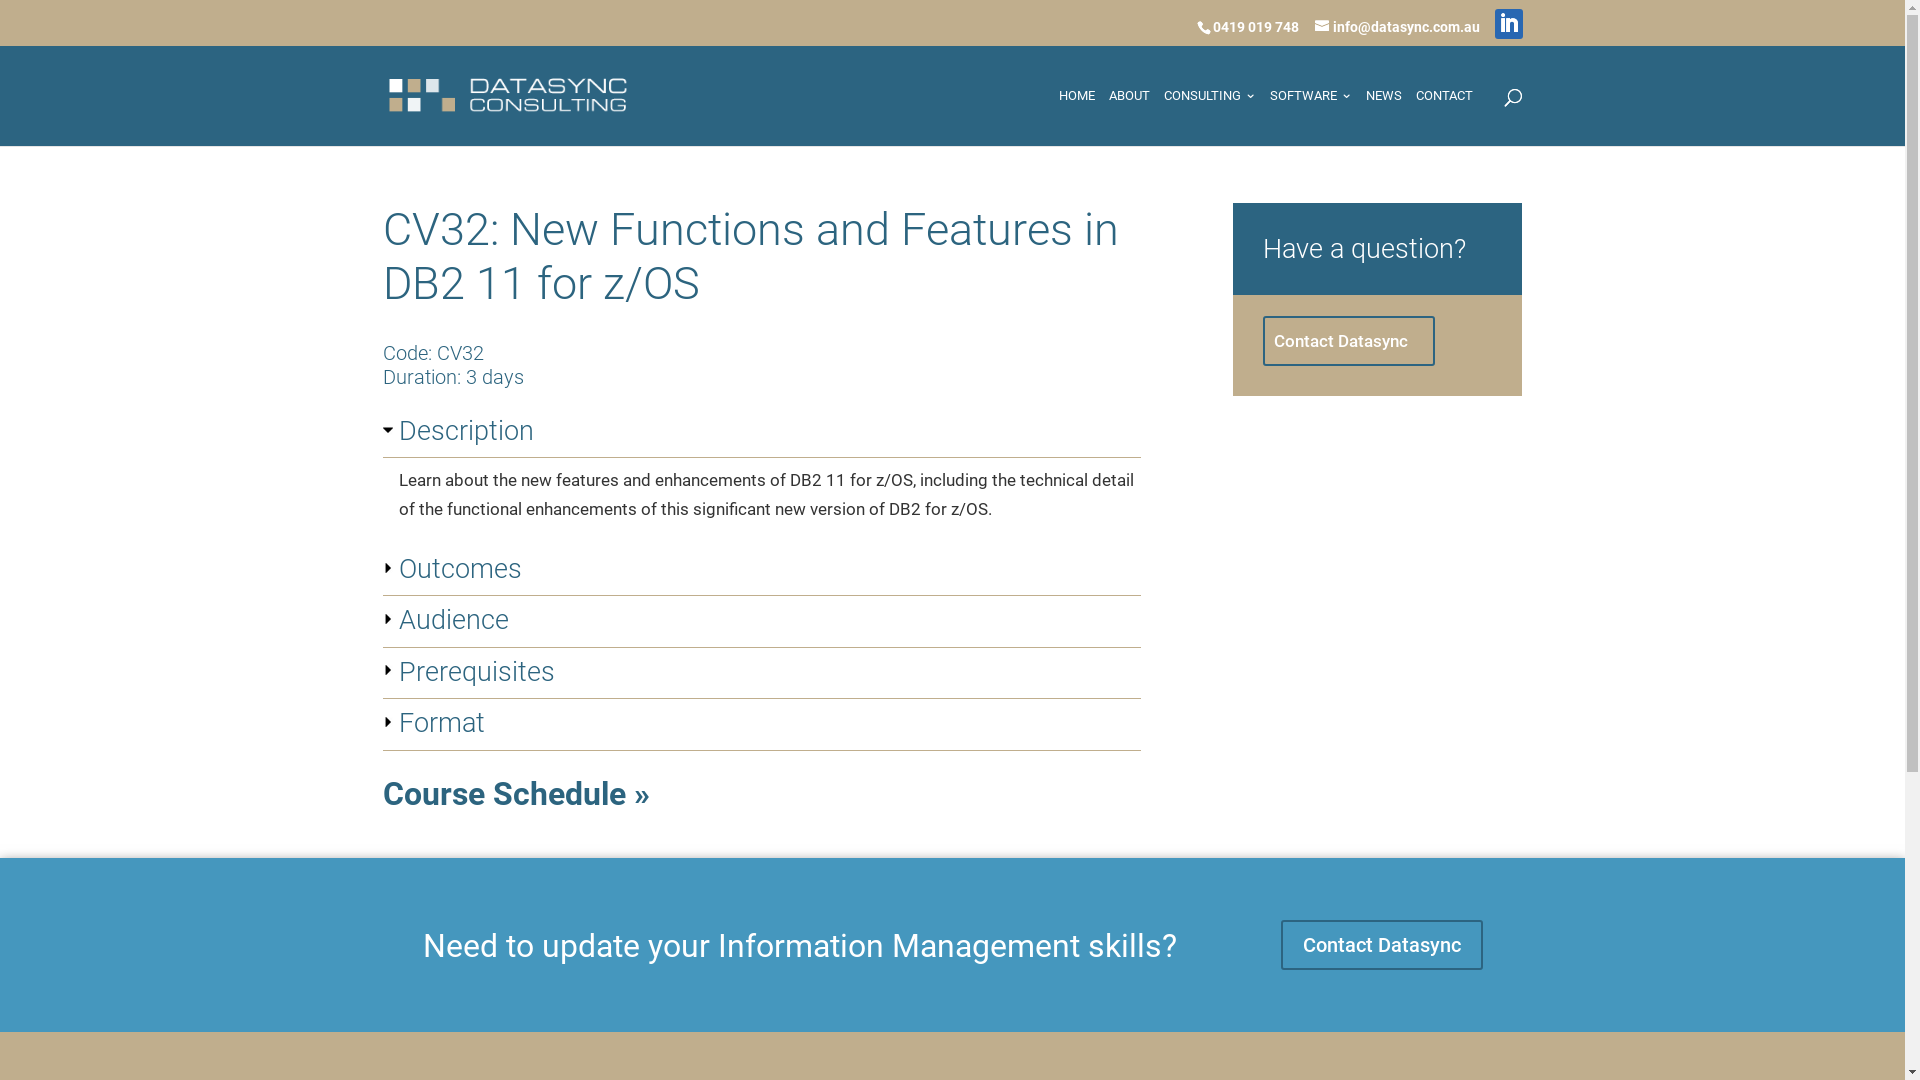 This screenshot has width=1920, height=1080. What do you see at coordinates (1107, 116) in the screenshot?
I see `'ABOUT'` at bounding box center [1107, 116].